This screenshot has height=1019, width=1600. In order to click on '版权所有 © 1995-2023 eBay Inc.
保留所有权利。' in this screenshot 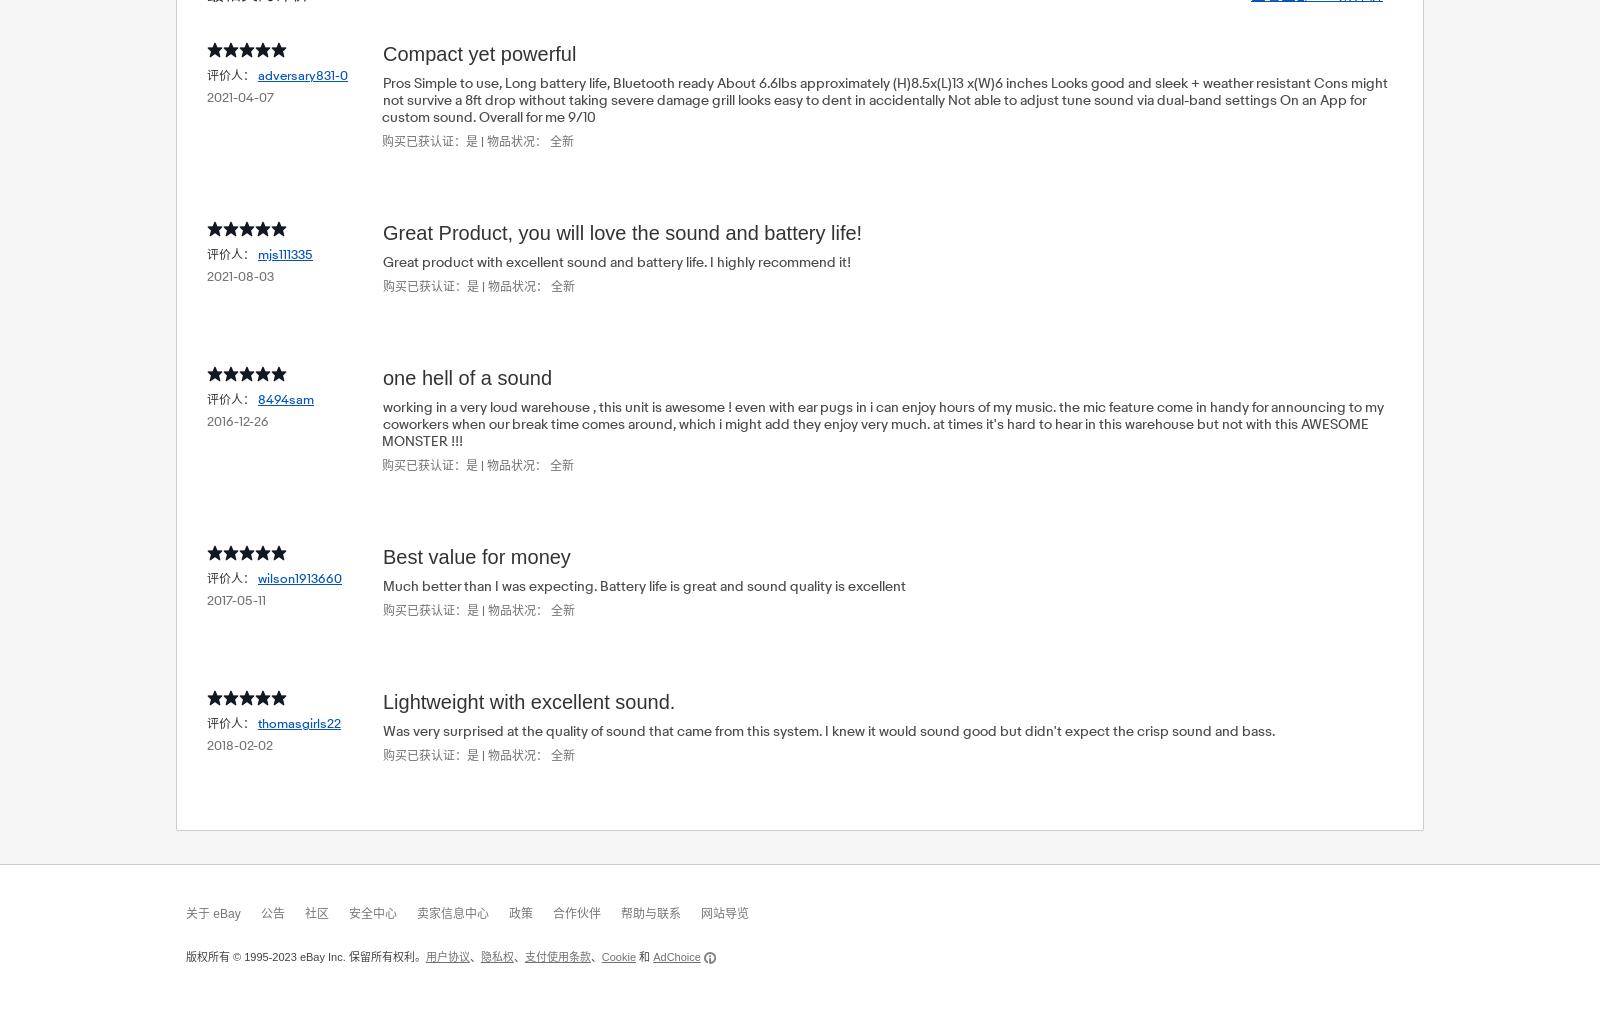, I will do `click(305, 956)`.